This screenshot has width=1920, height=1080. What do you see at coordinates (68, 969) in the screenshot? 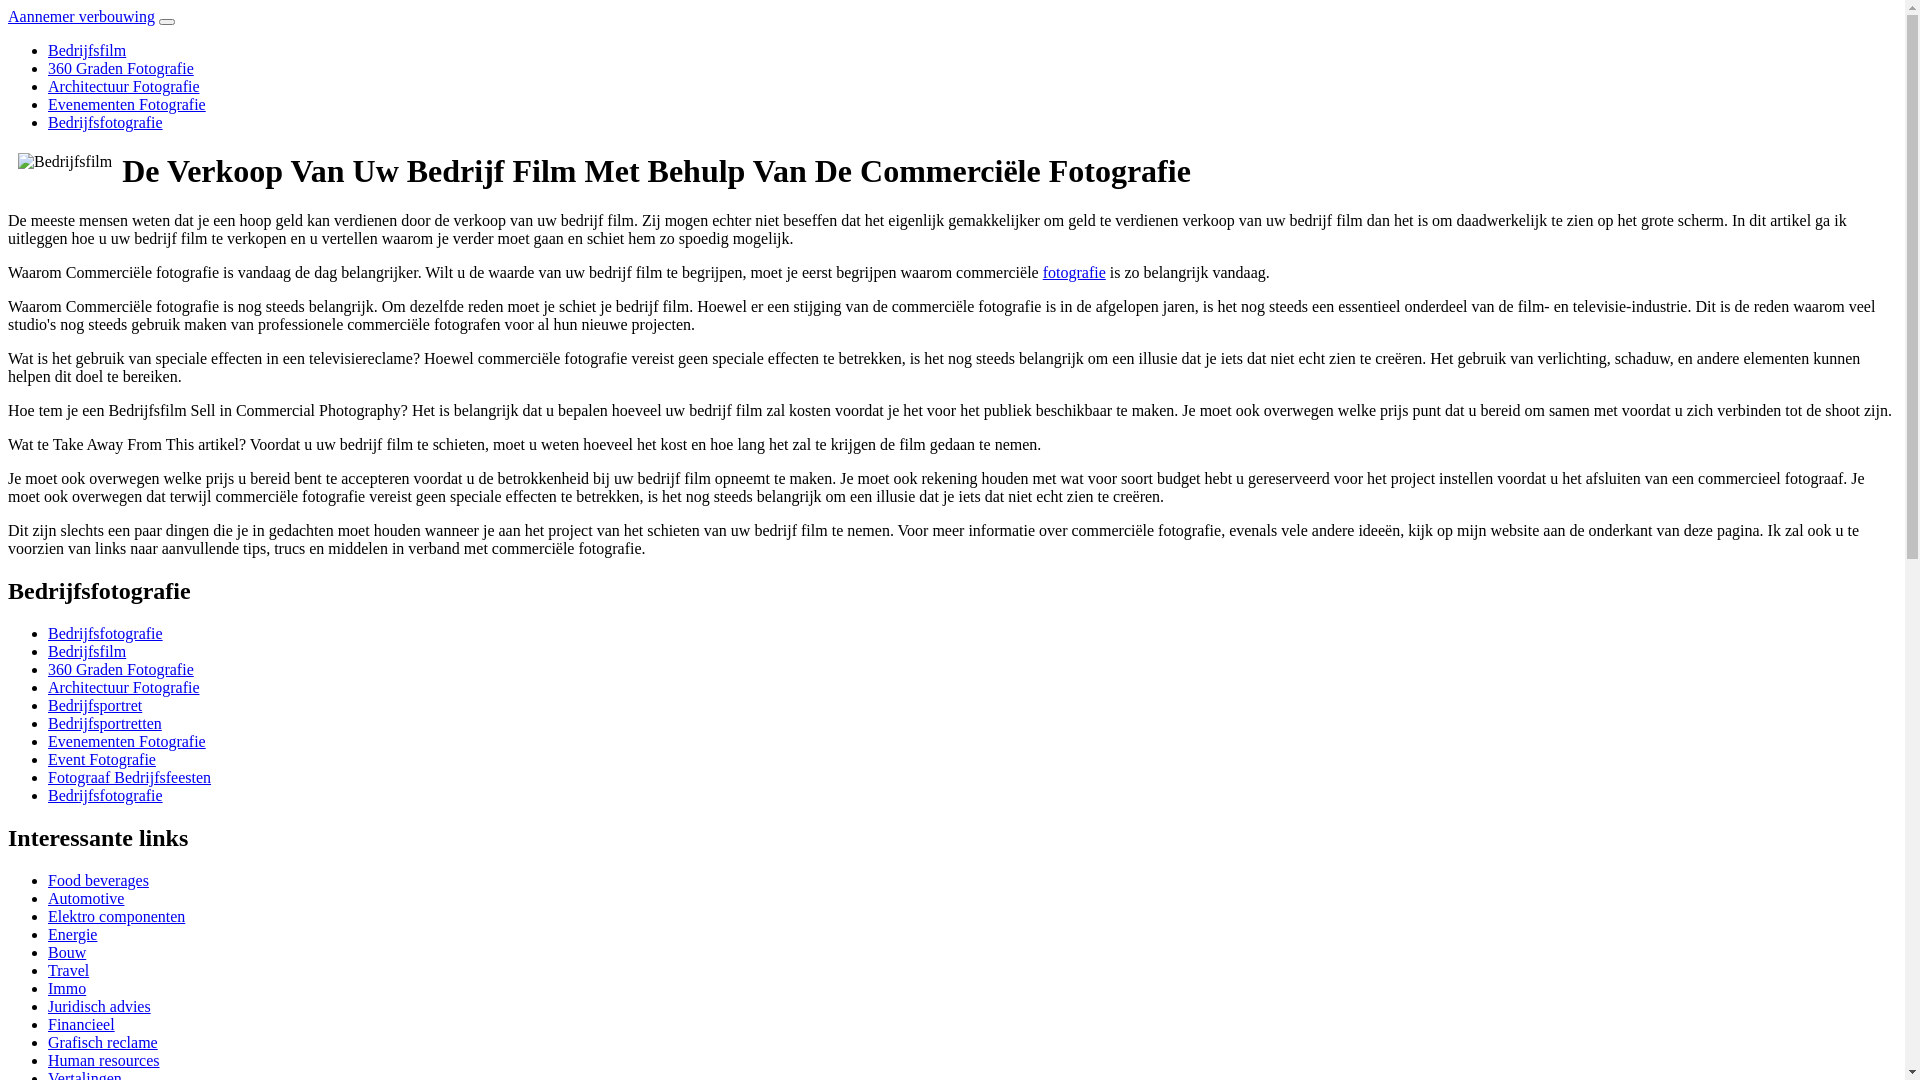
I see `'Travel'` at bounding box center [68, 969].